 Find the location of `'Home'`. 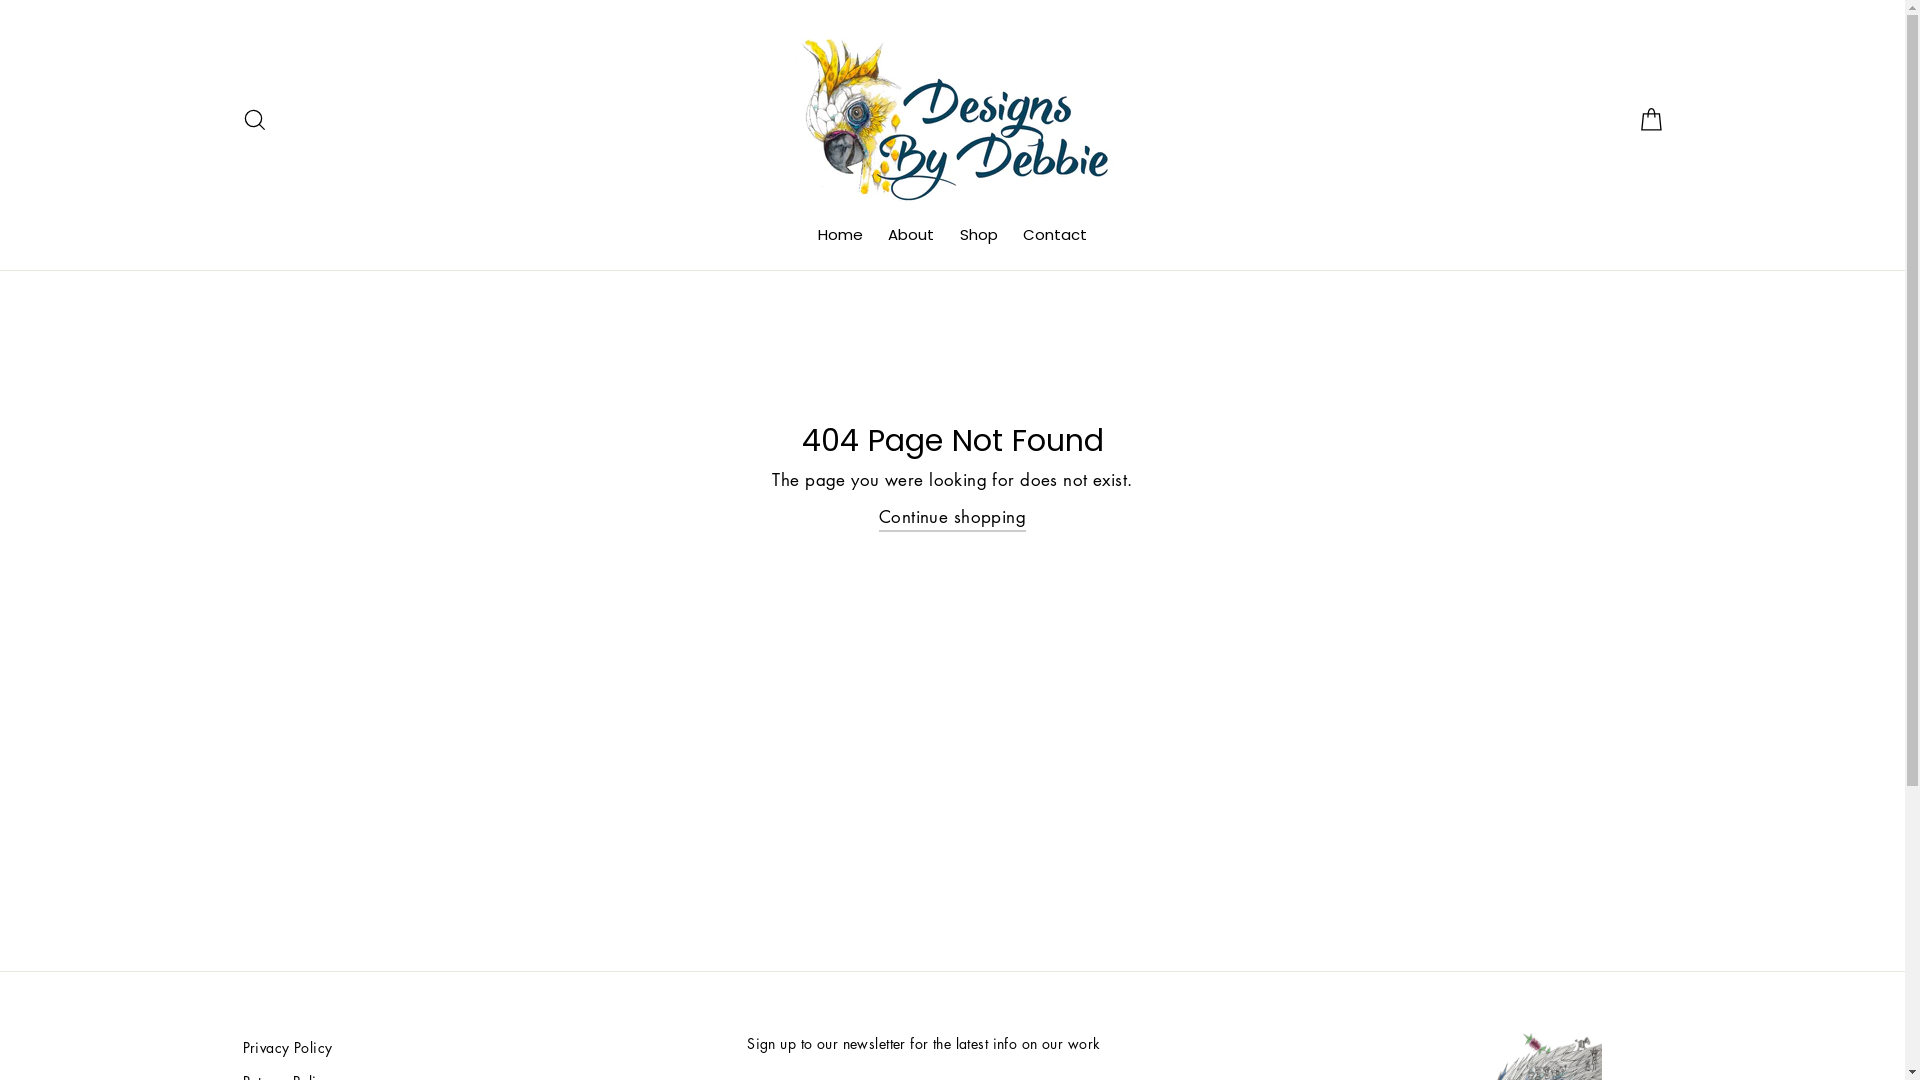

'Home' is located at coordinates (840, 234).